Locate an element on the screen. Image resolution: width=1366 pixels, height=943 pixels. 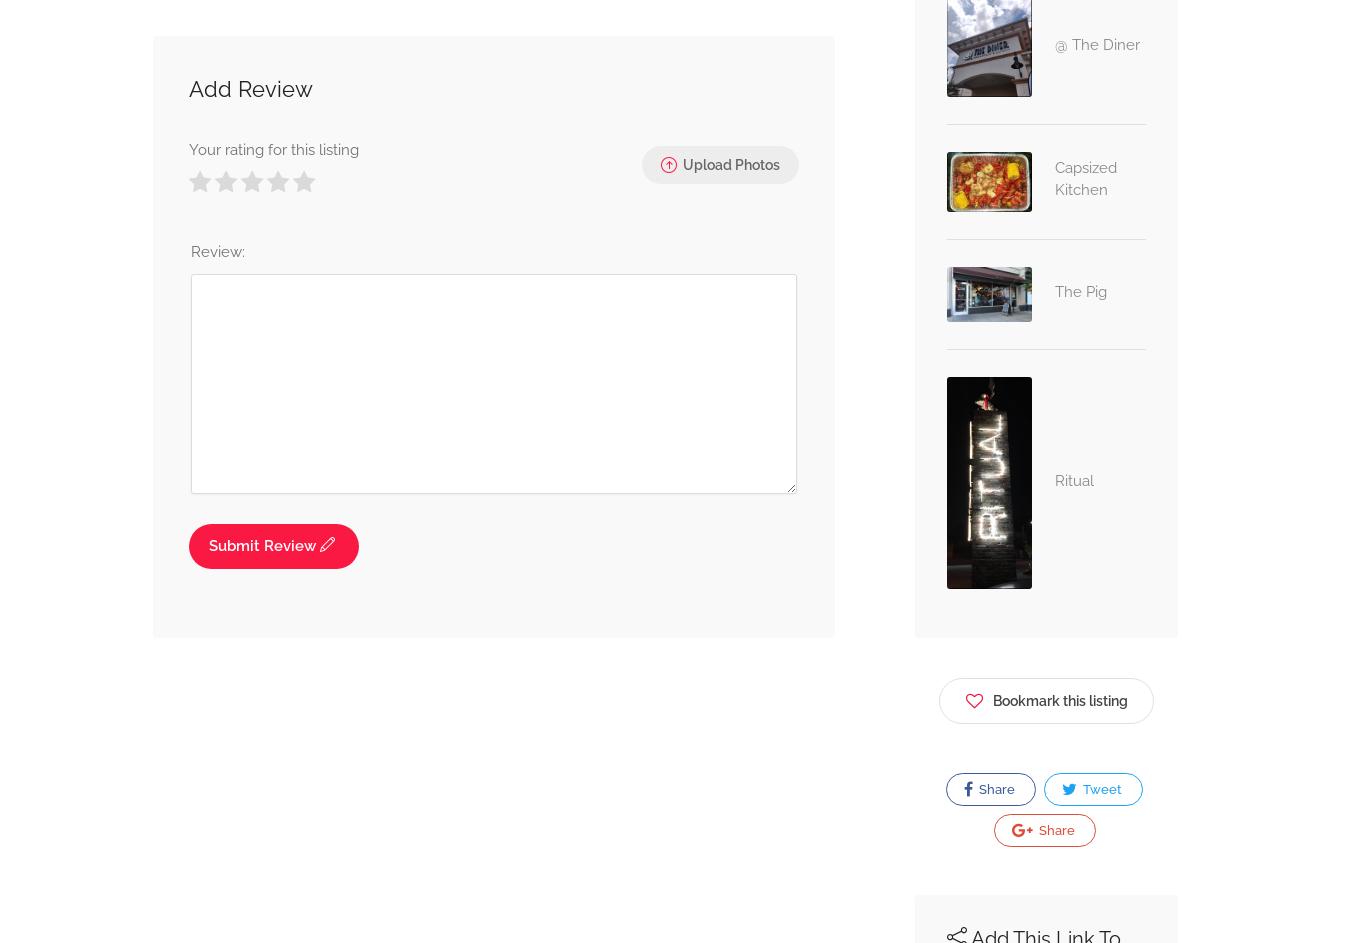
'@ The Diner' is located at coordinates (1095, 44).